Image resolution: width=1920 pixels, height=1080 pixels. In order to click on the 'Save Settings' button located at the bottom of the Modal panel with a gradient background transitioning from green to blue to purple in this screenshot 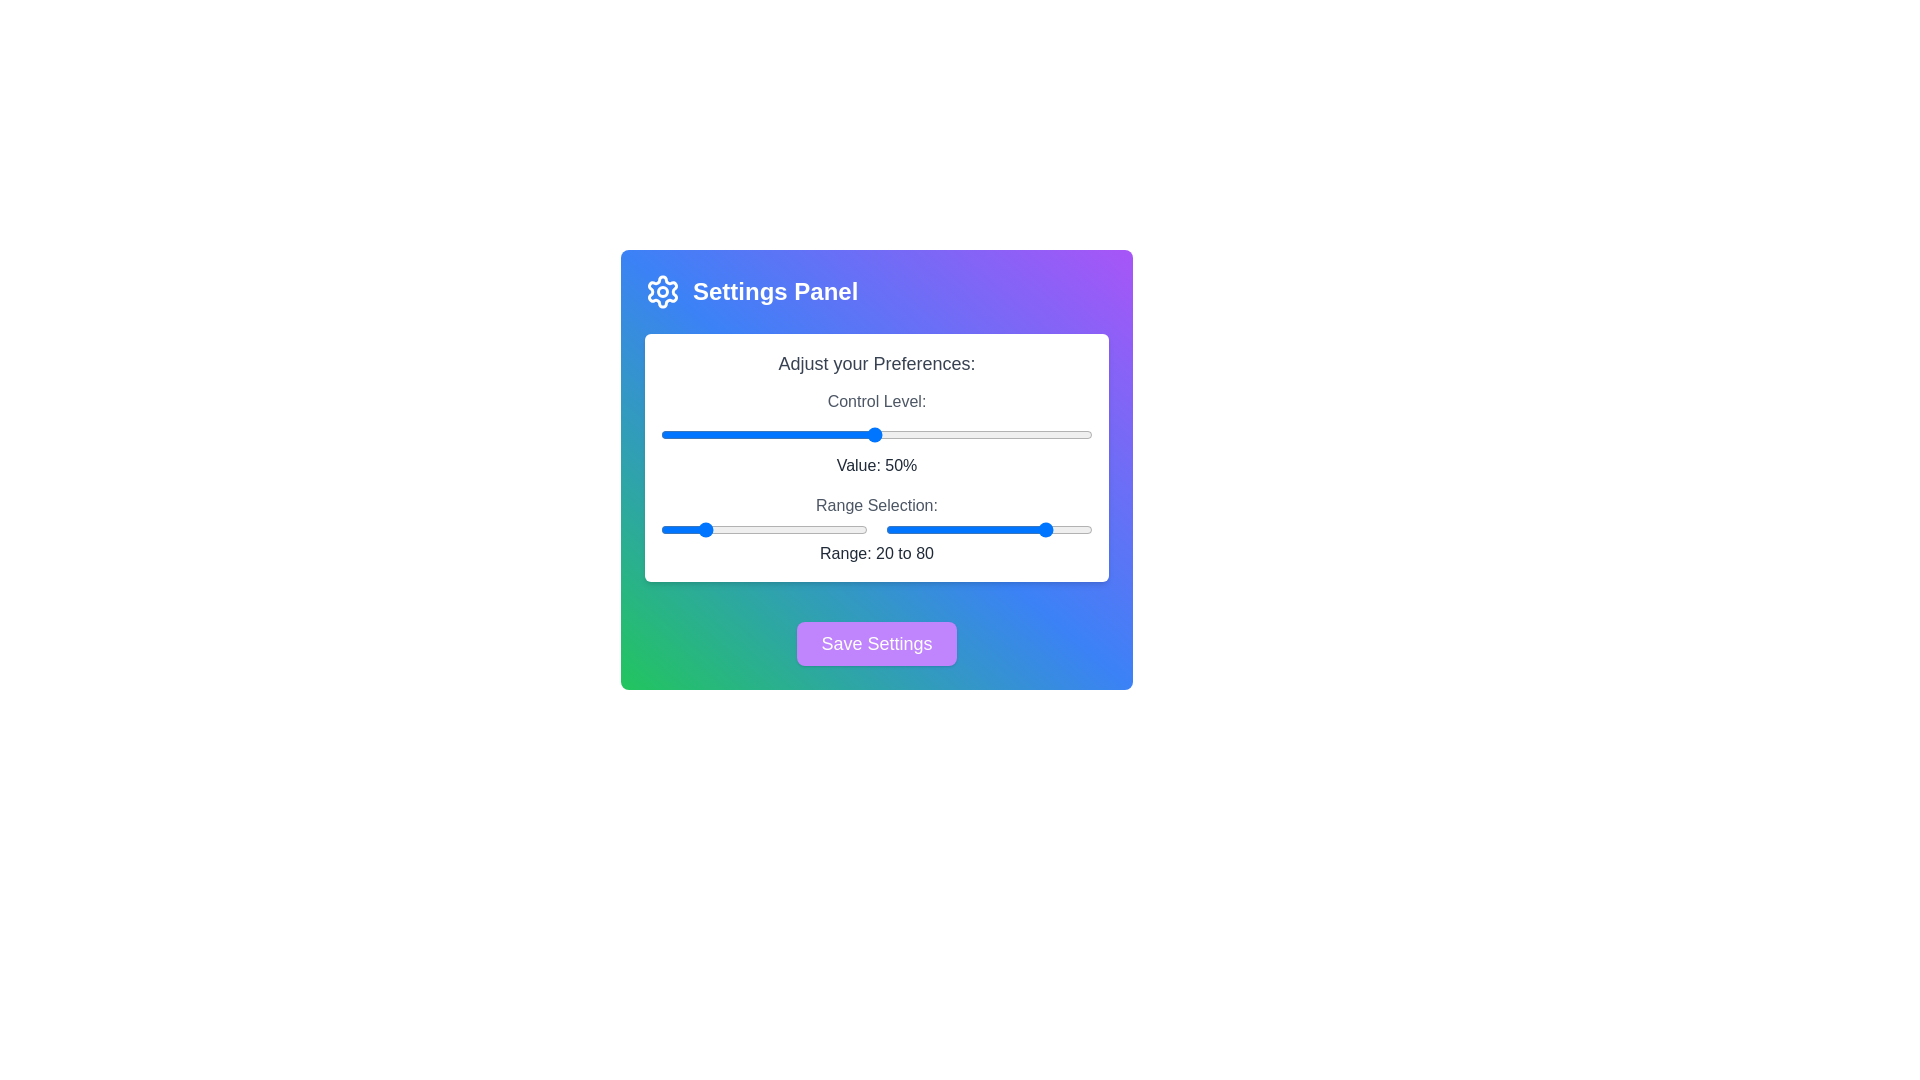, I will do `click(877, 470)`.